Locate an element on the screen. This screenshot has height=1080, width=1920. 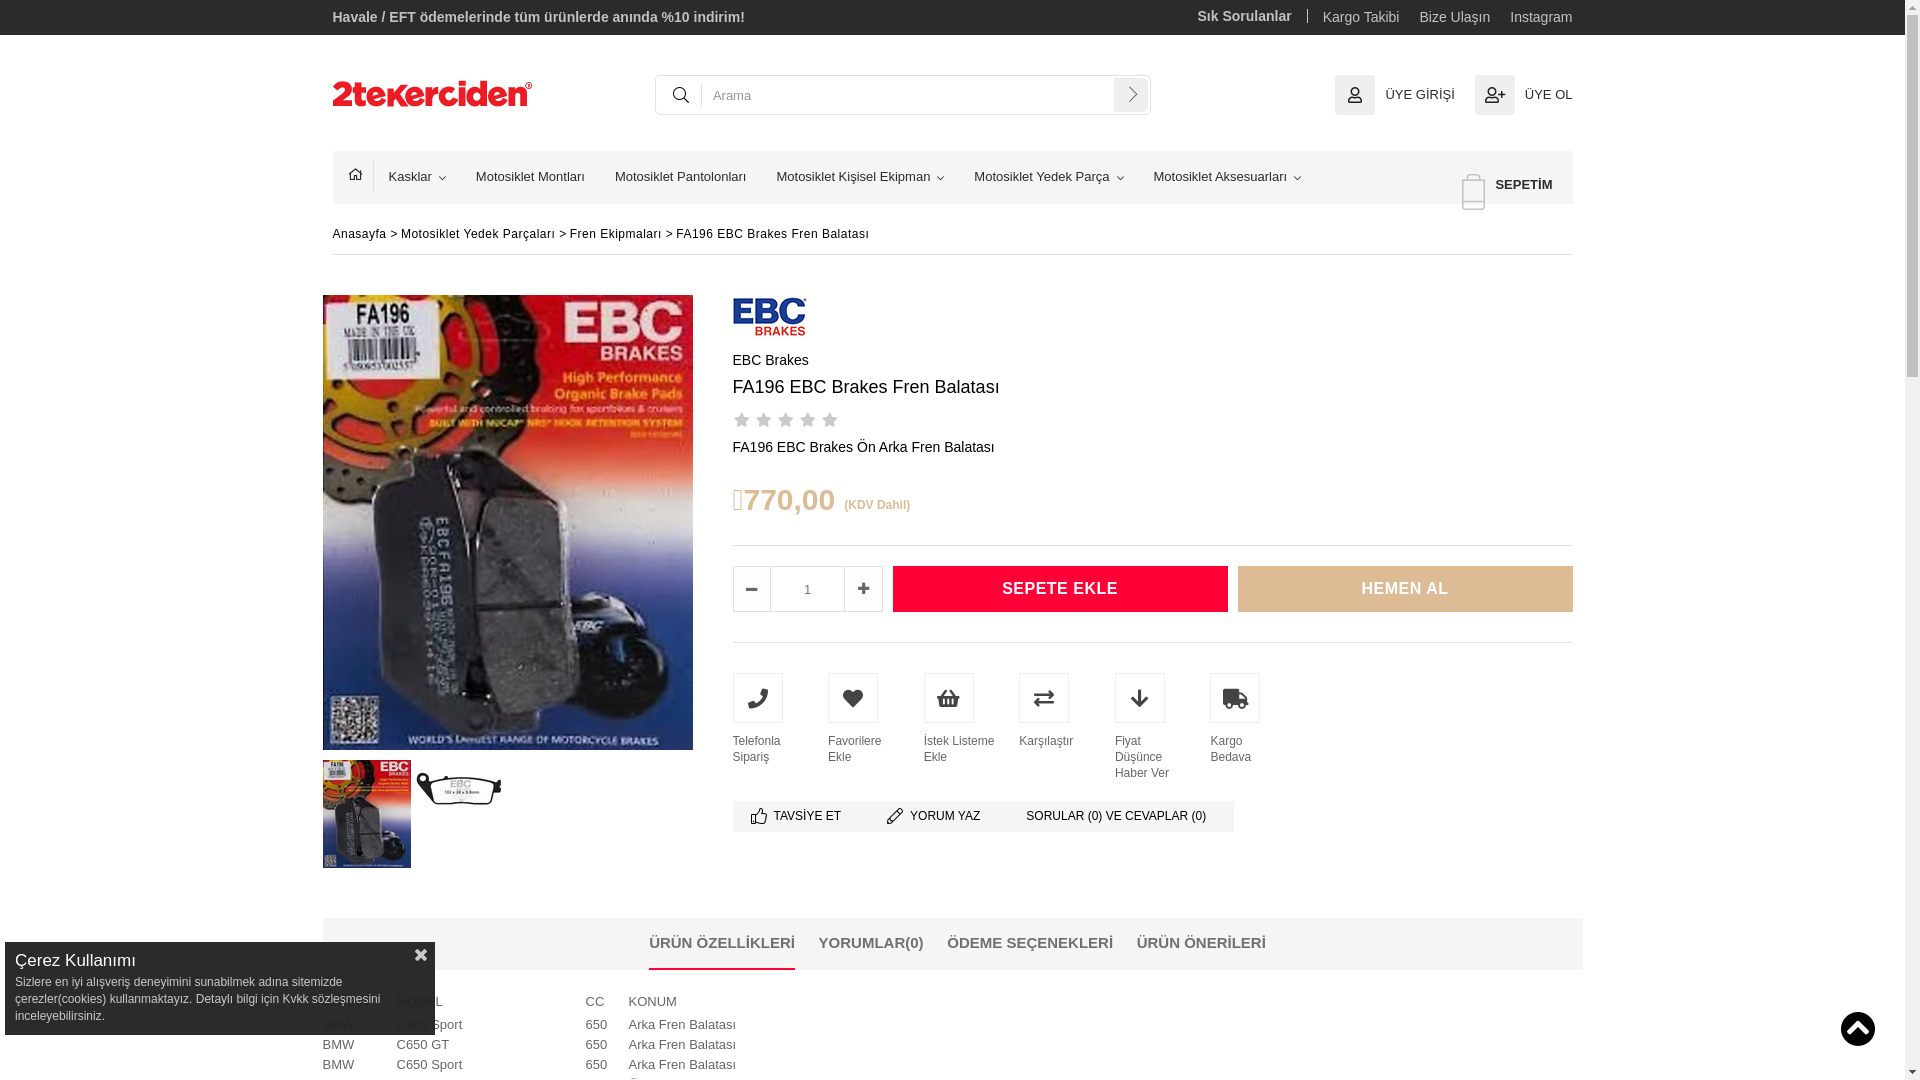
'Anasayfa' is located at coordinates (360, 176).